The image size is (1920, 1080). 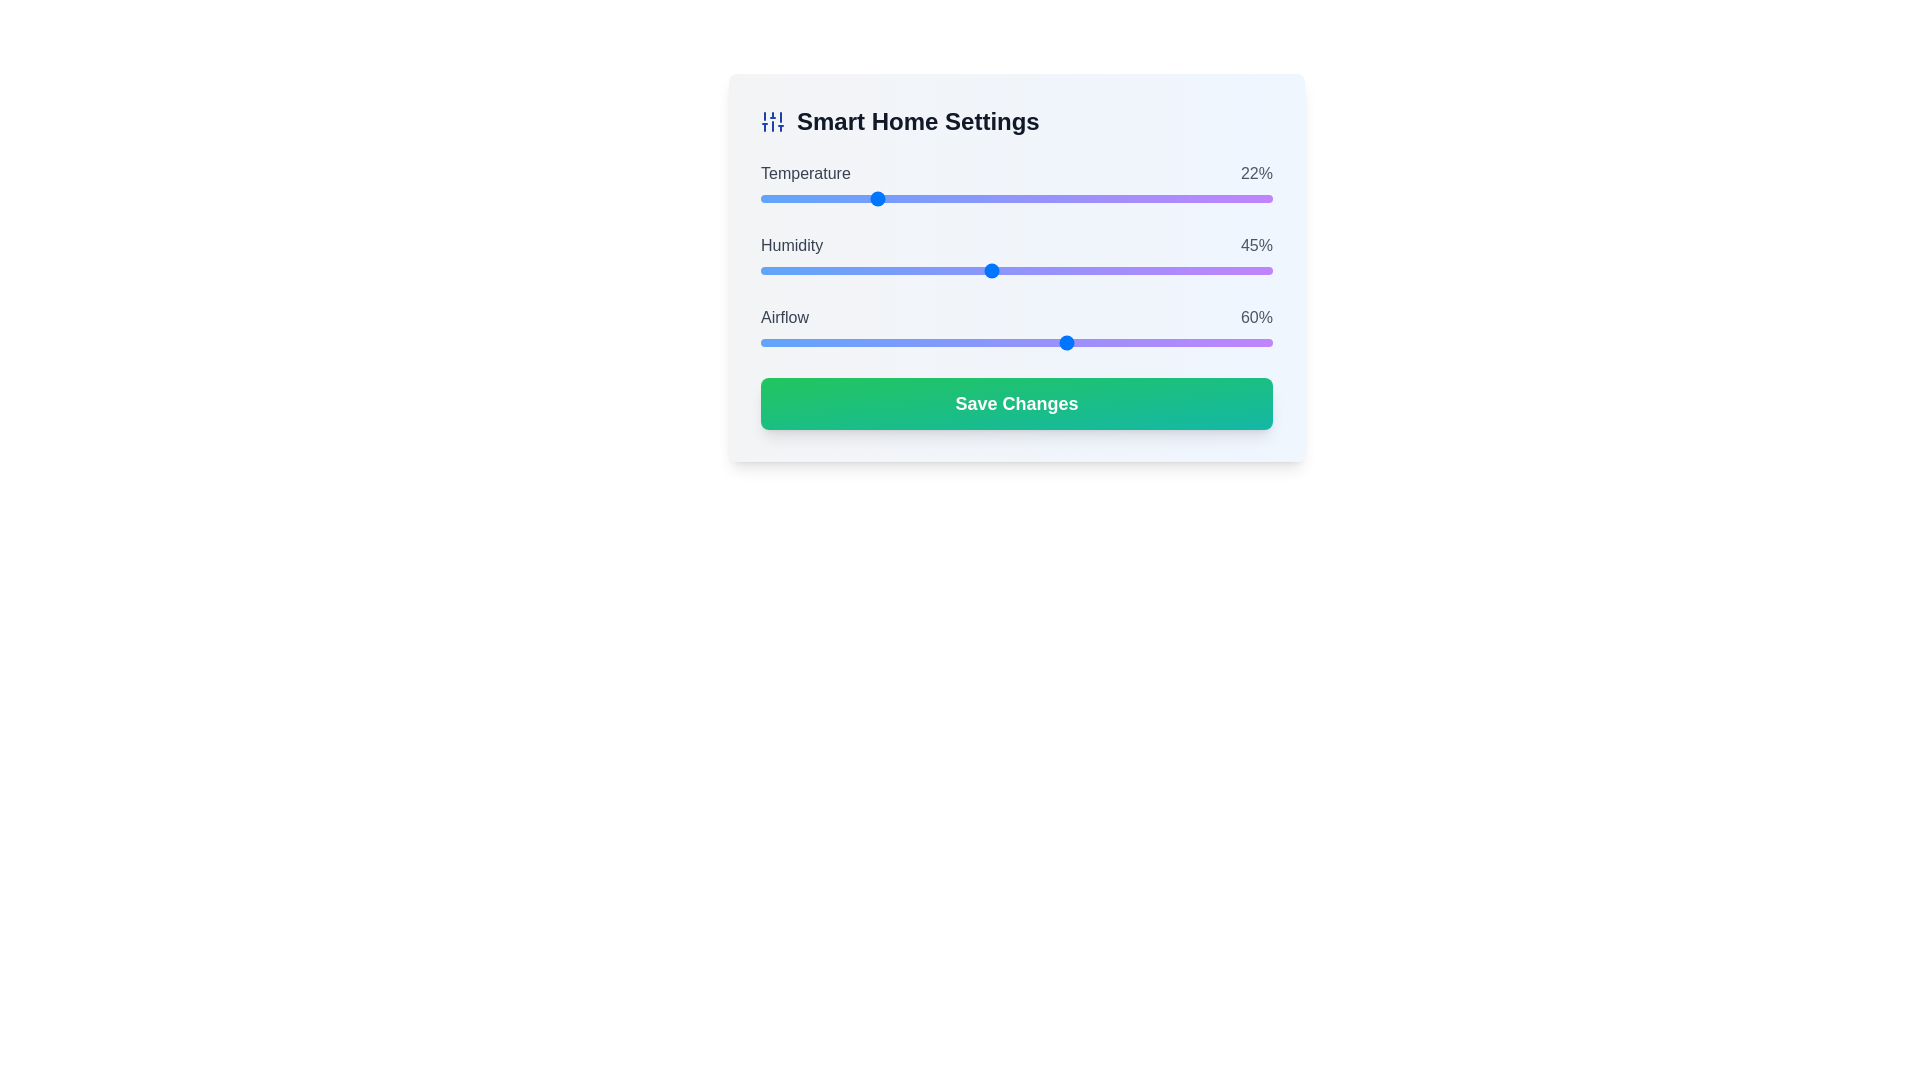 I want to click on the range slider handle located slightly right of center, so click(x=1017, y=270).